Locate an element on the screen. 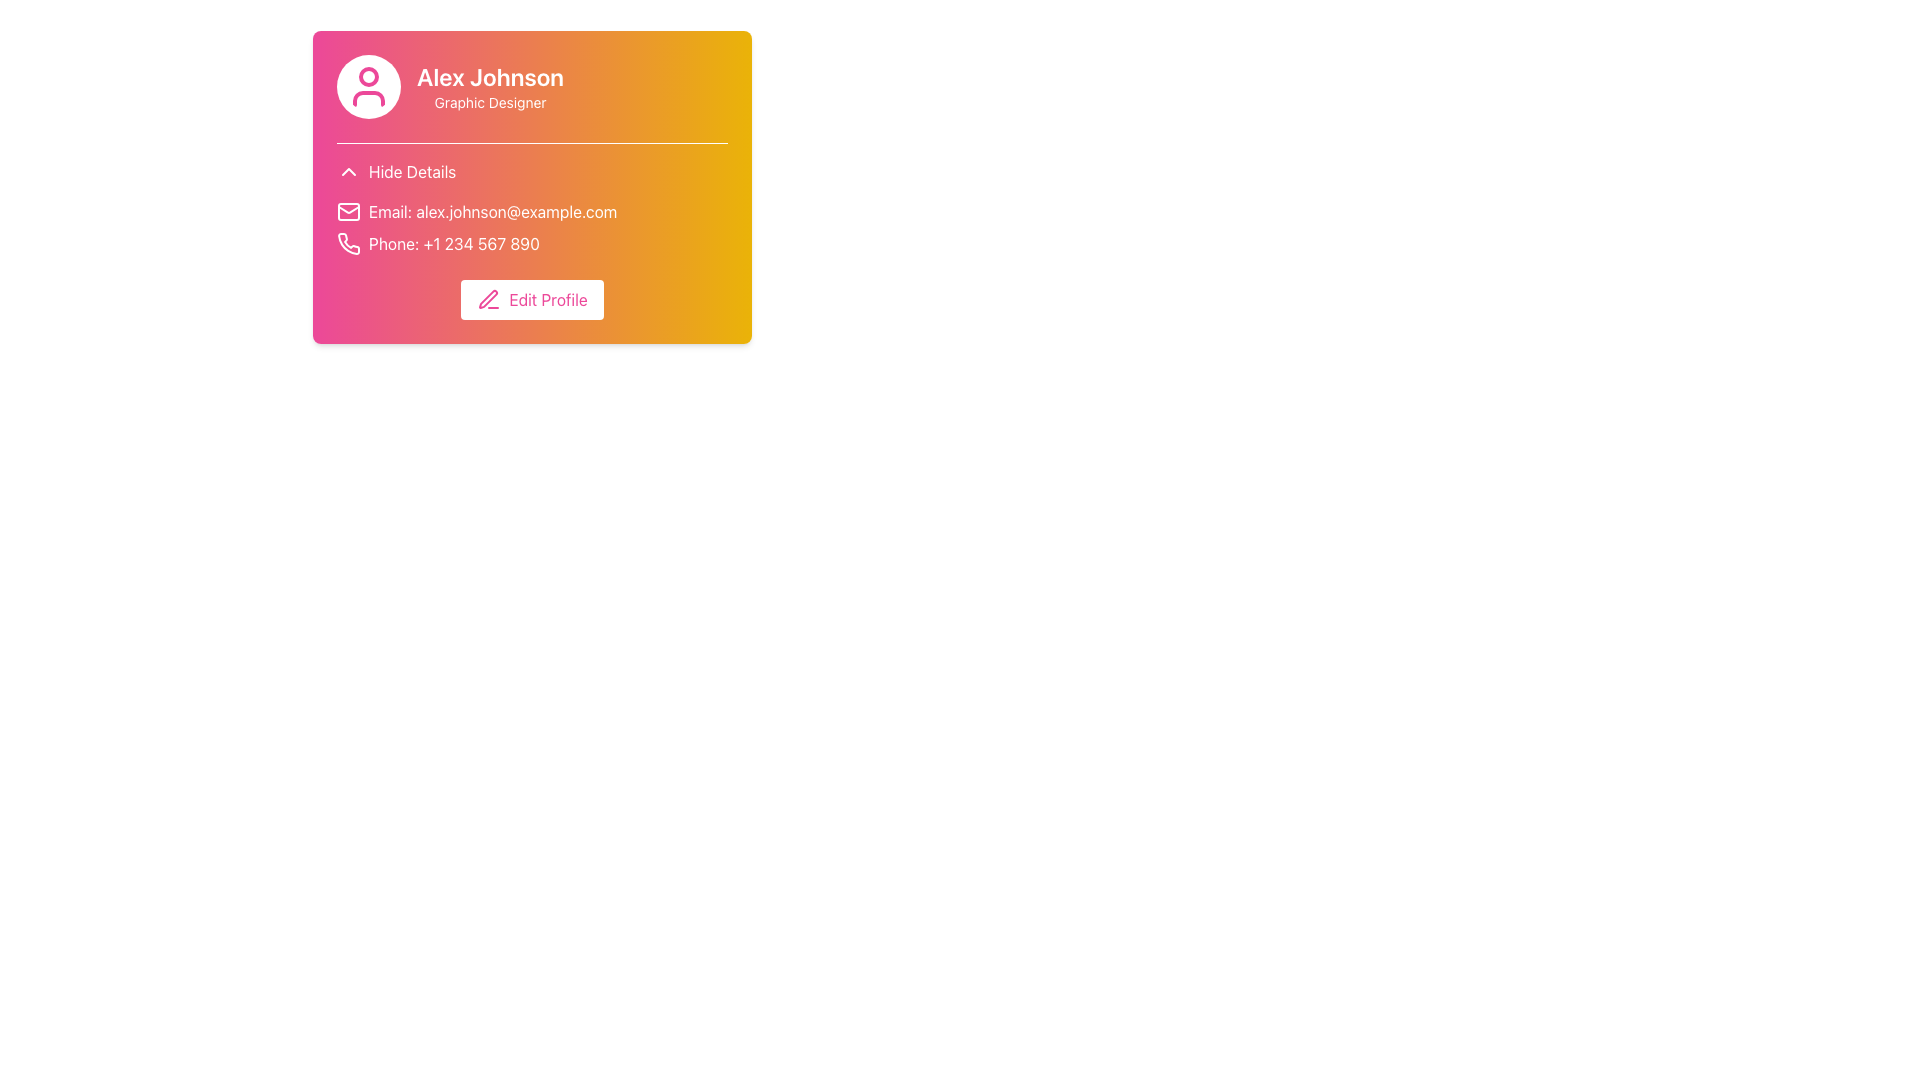 Image resolution: width=1920 pixels, height=1080 pixels. the pink 'Edit Profile' button containing the pen icon located at the bottom-center of the profile card is located at coordinates (489, 300).